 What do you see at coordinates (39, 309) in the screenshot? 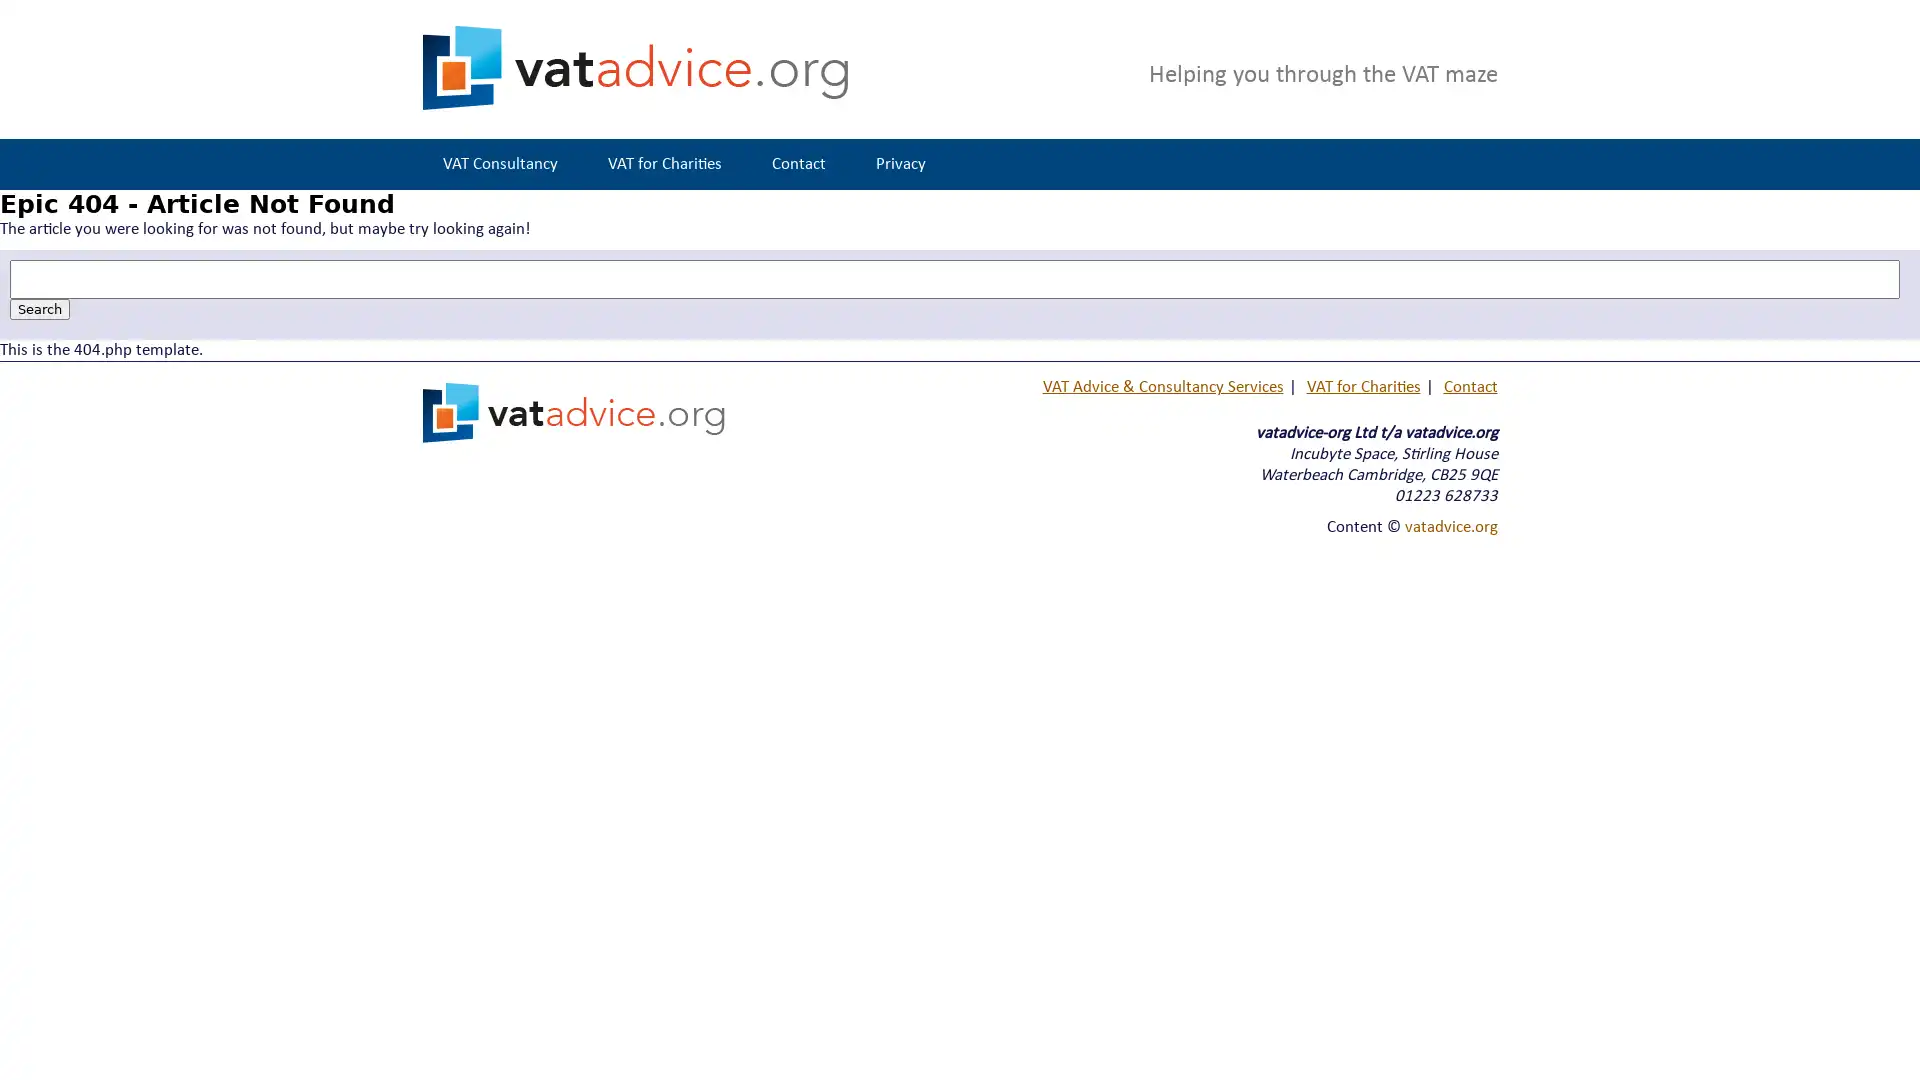
I see `Search` at bounding box center [39, 309].